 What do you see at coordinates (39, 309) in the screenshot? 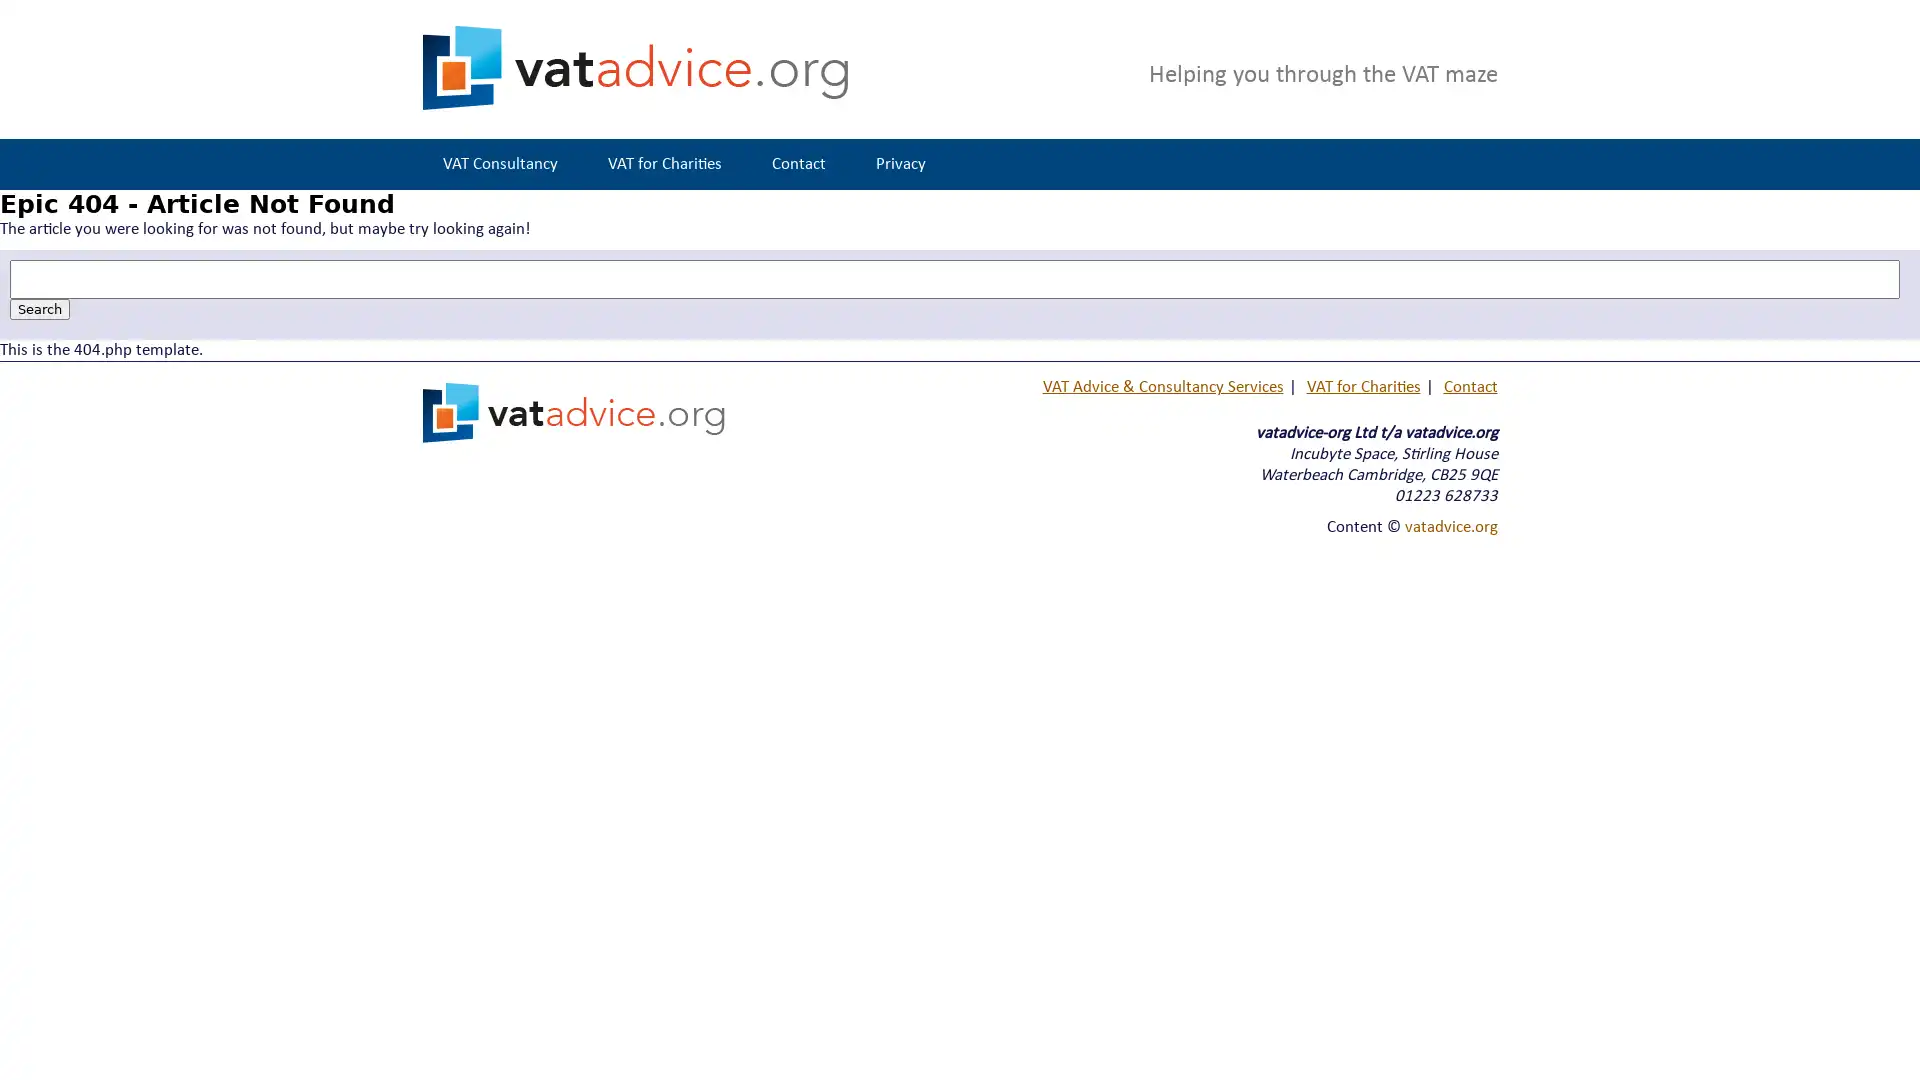
I see `Search` at bounding box center [39, 309].